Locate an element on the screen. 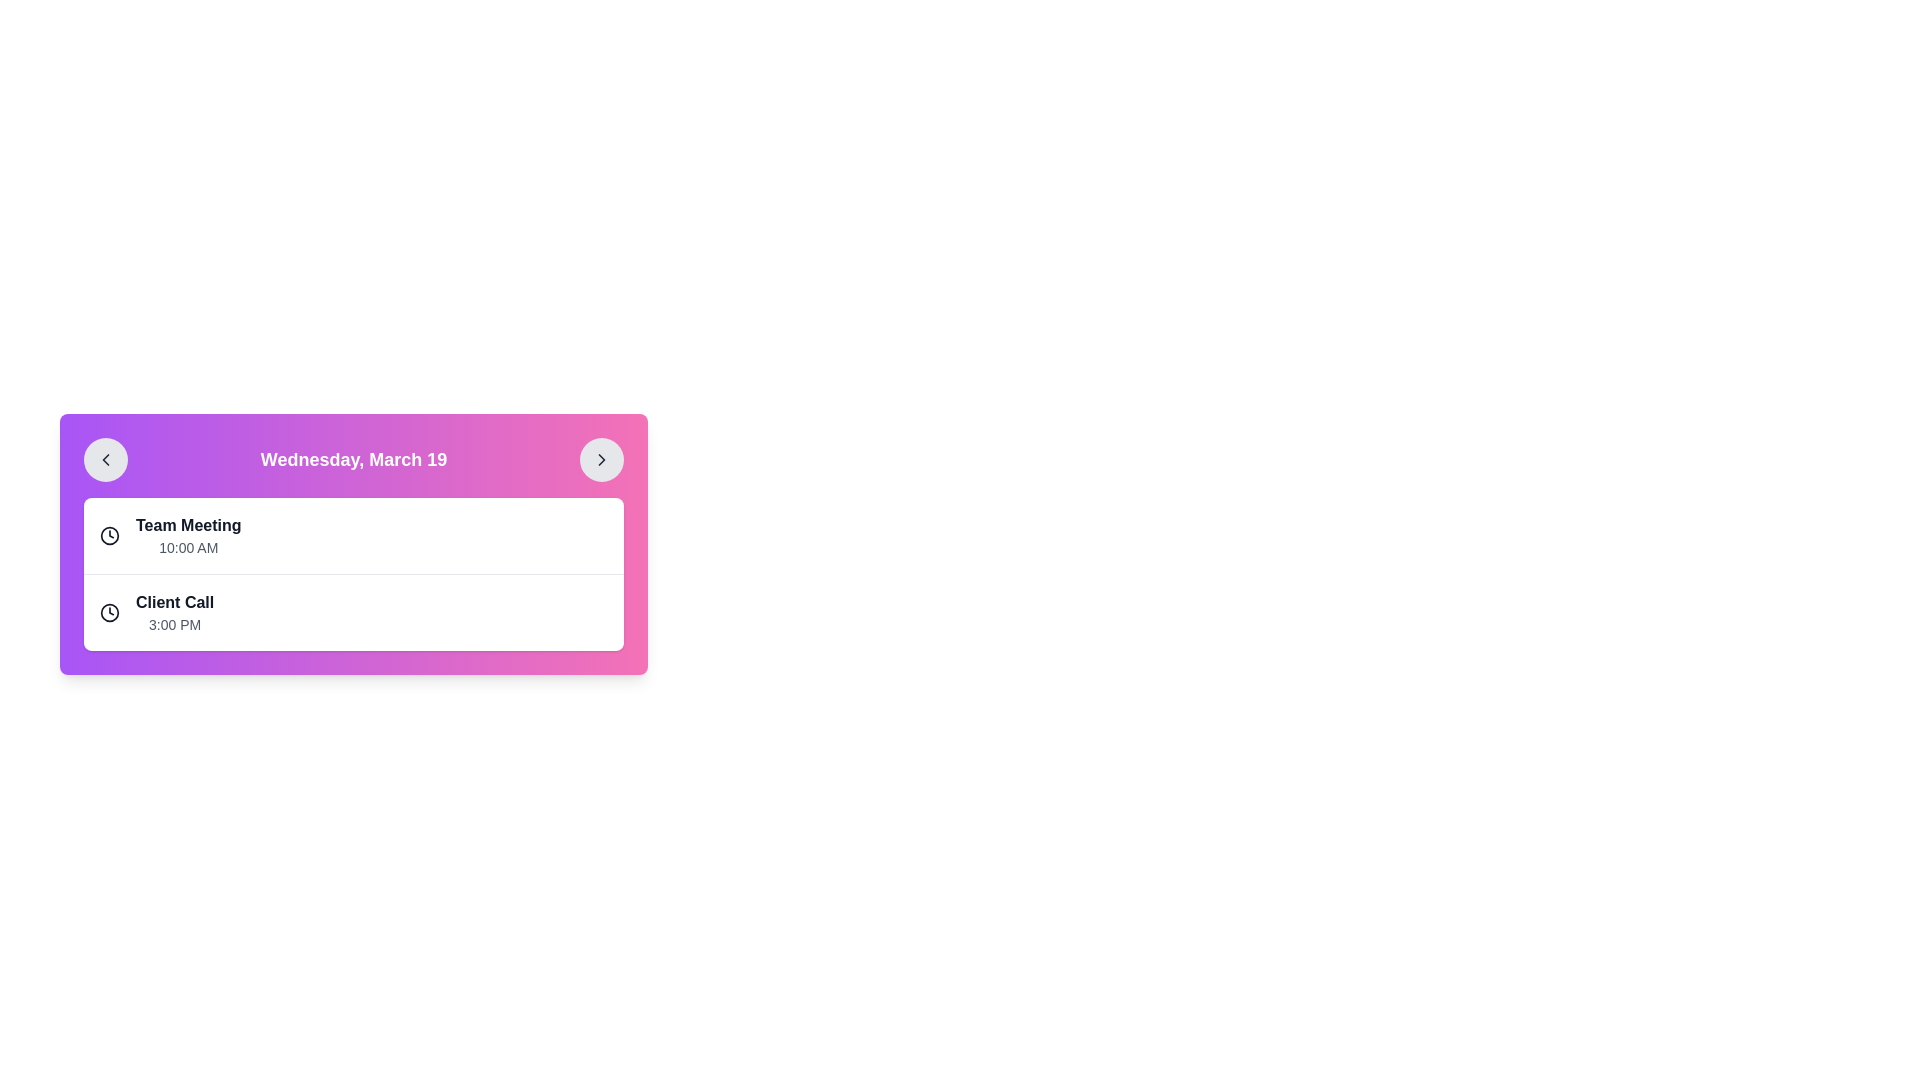 The height and width of the screenshot is (1080, 1920). the clock icon located to the left of the 'Team Meeting' label and above the '10:00 AM' label, which is the first element in the list under 'Wednesday, March 19' is located at coordinates (109, 535).